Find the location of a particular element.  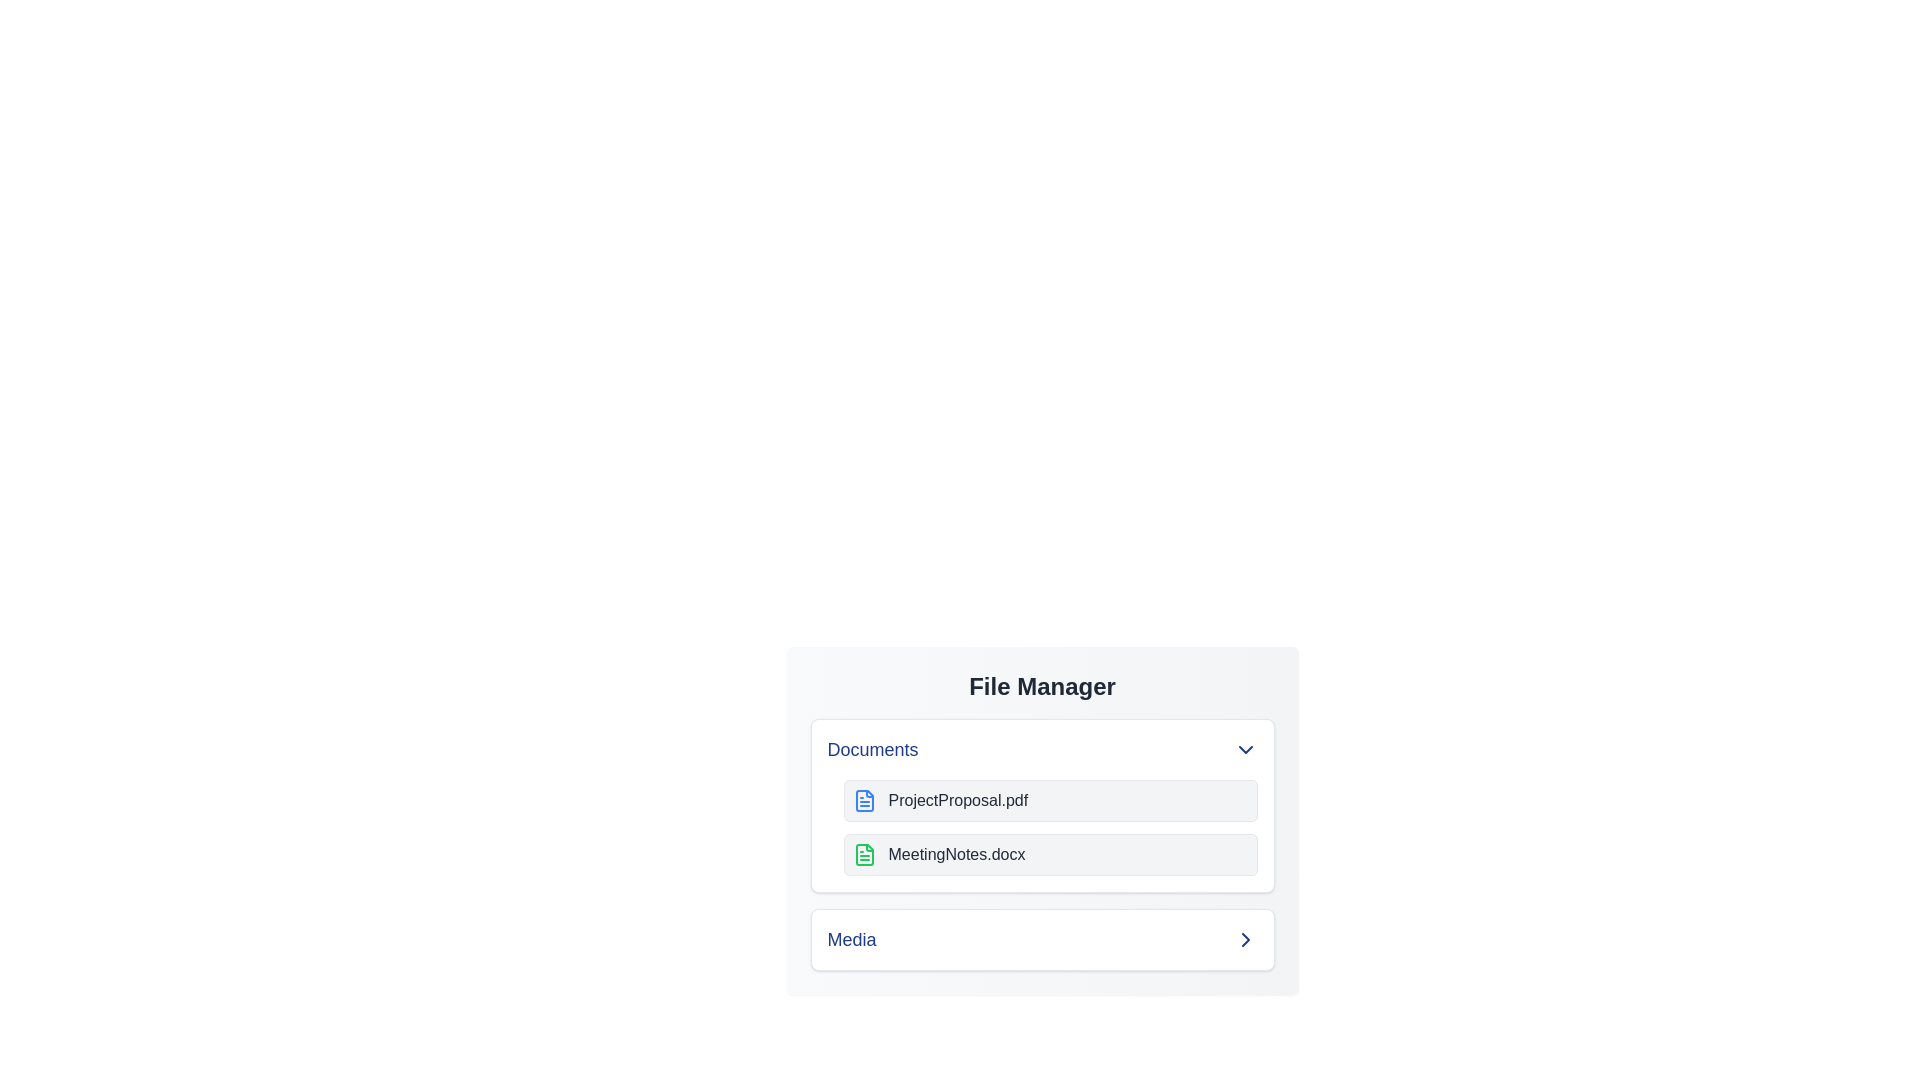

the file named MeetingNotes.docx to select it is located at coordinates (1049, 855).